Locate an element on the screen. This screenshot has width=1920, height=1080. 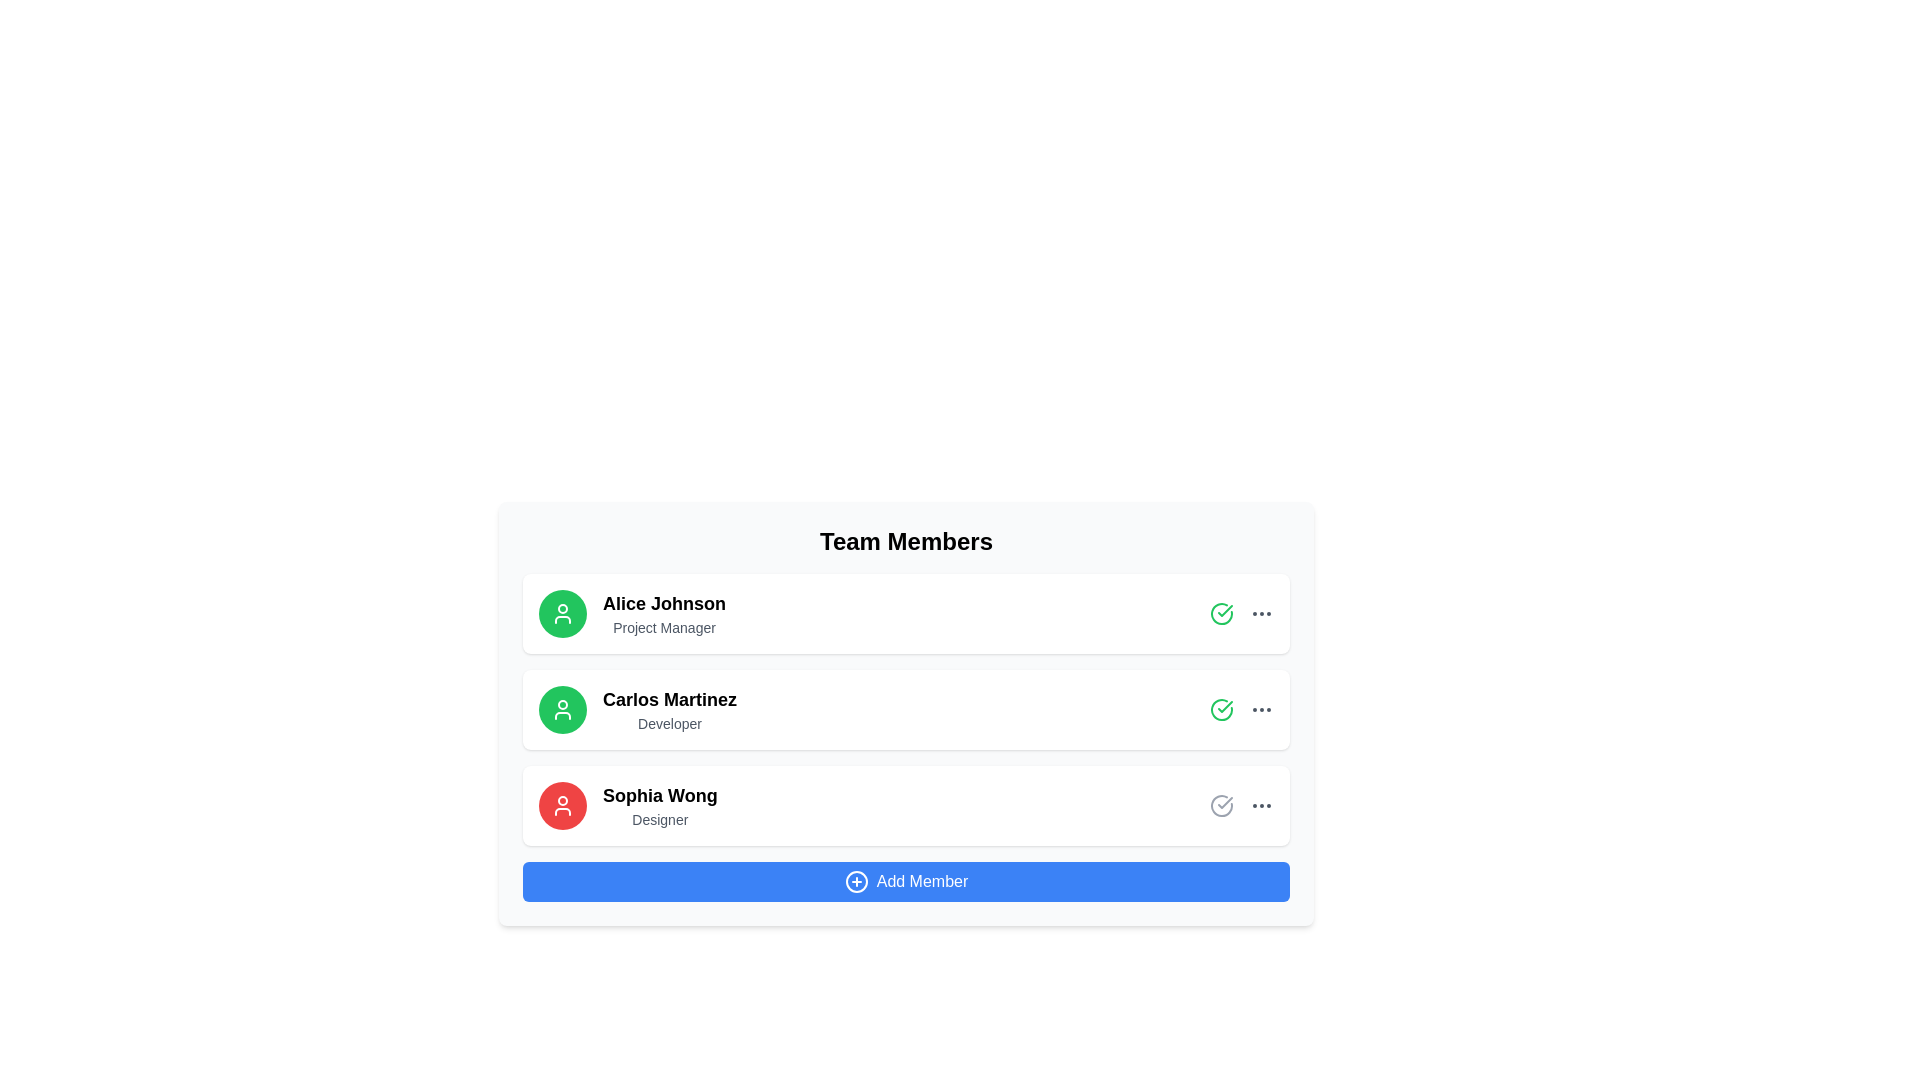
the profile picture icon that represents the user 'Carlos Martinez' in the second position of the 'Team Members' section is located at coordinates (561, 708).